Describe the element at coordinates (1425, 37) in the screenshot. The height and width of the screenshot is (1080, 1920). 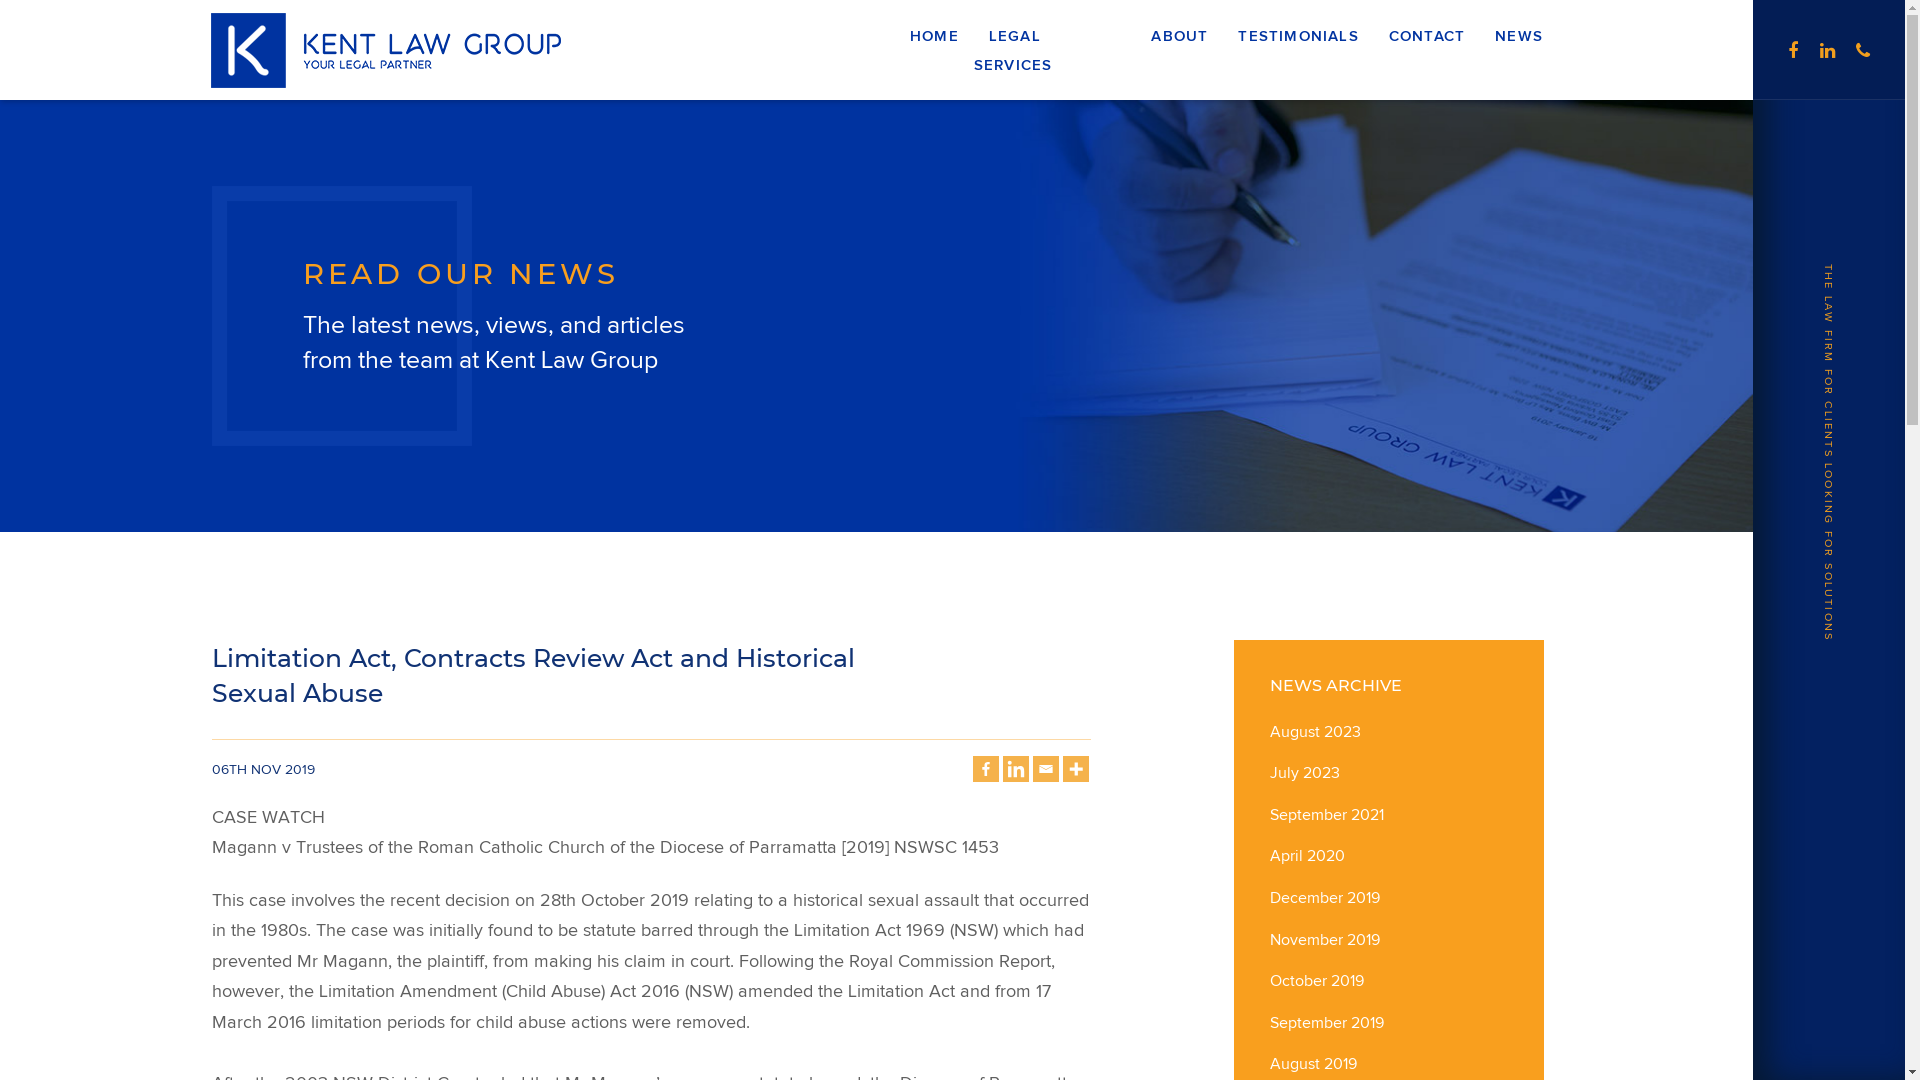
I see `'CONTACT'` at that location.